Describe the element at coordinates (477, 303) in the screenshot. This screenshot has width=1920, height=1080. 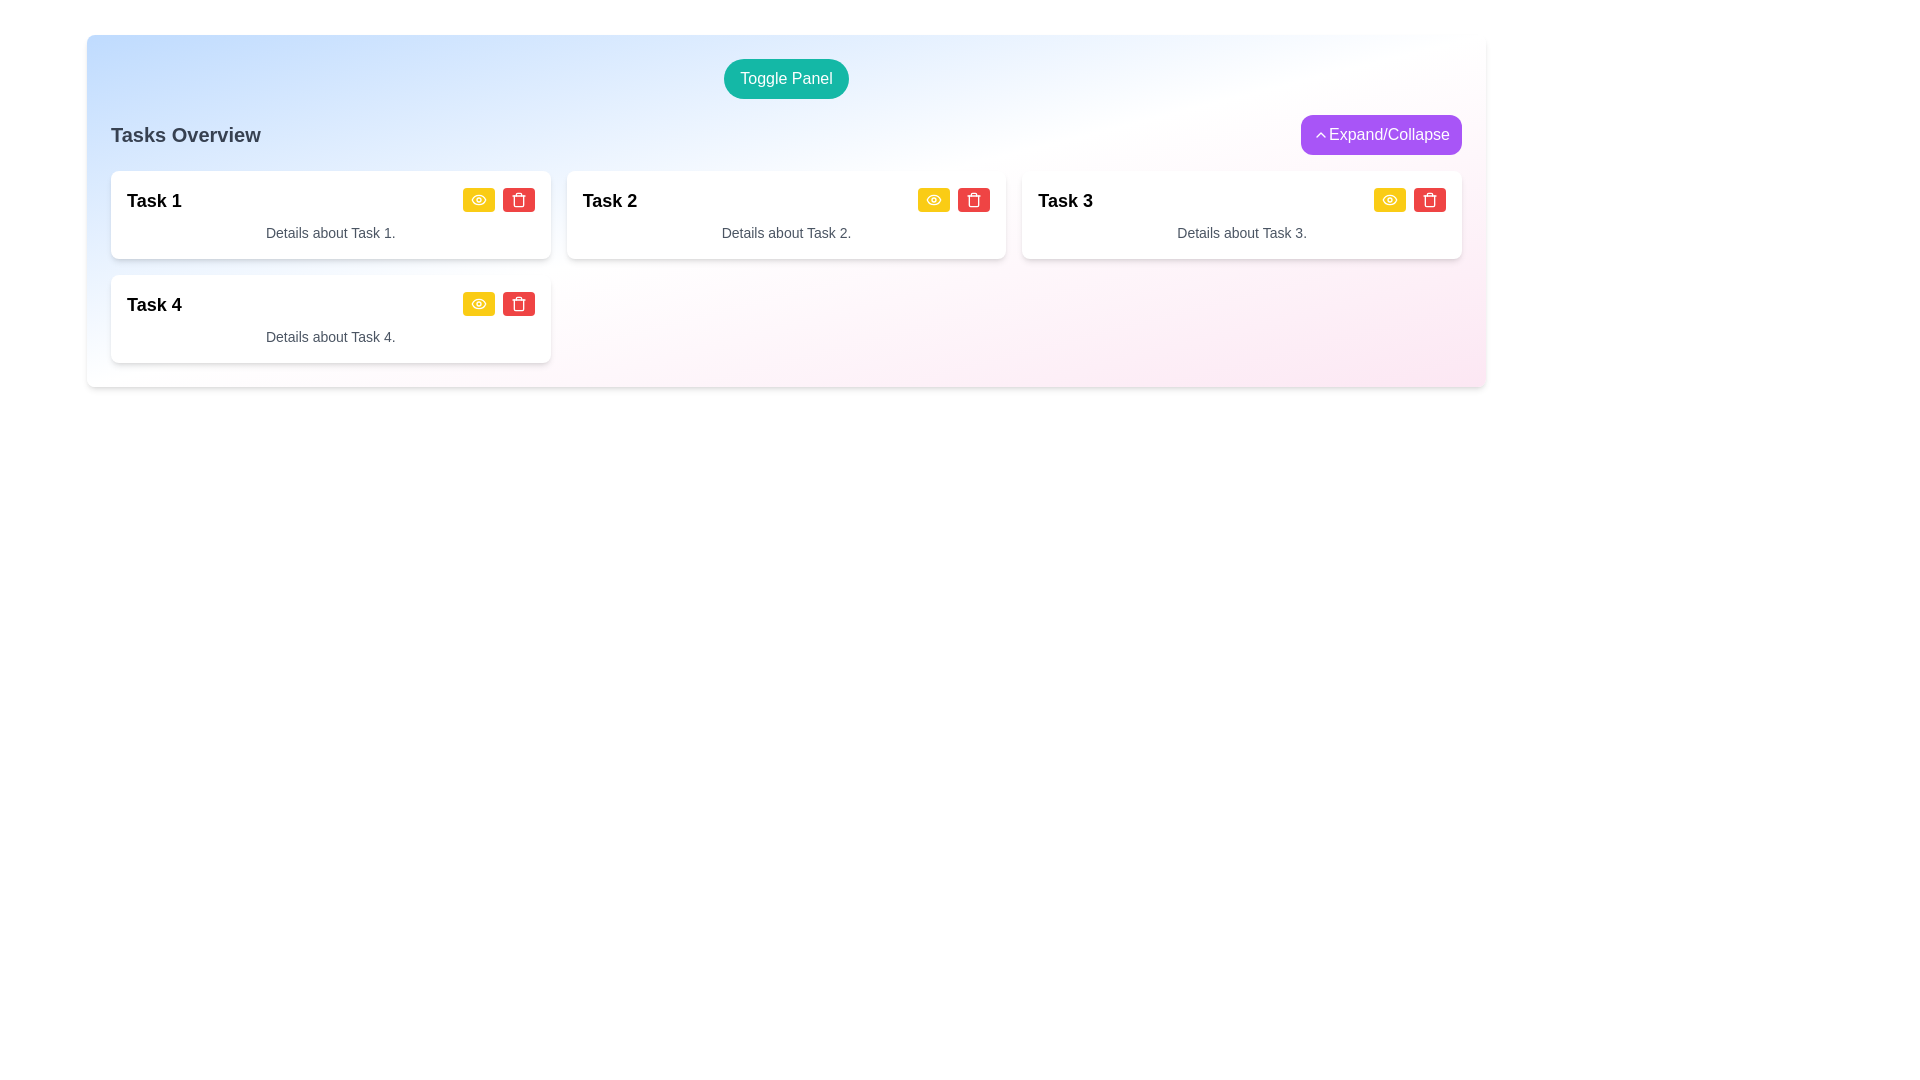
I see `the button located in the card for 'Task 4'` at that location.